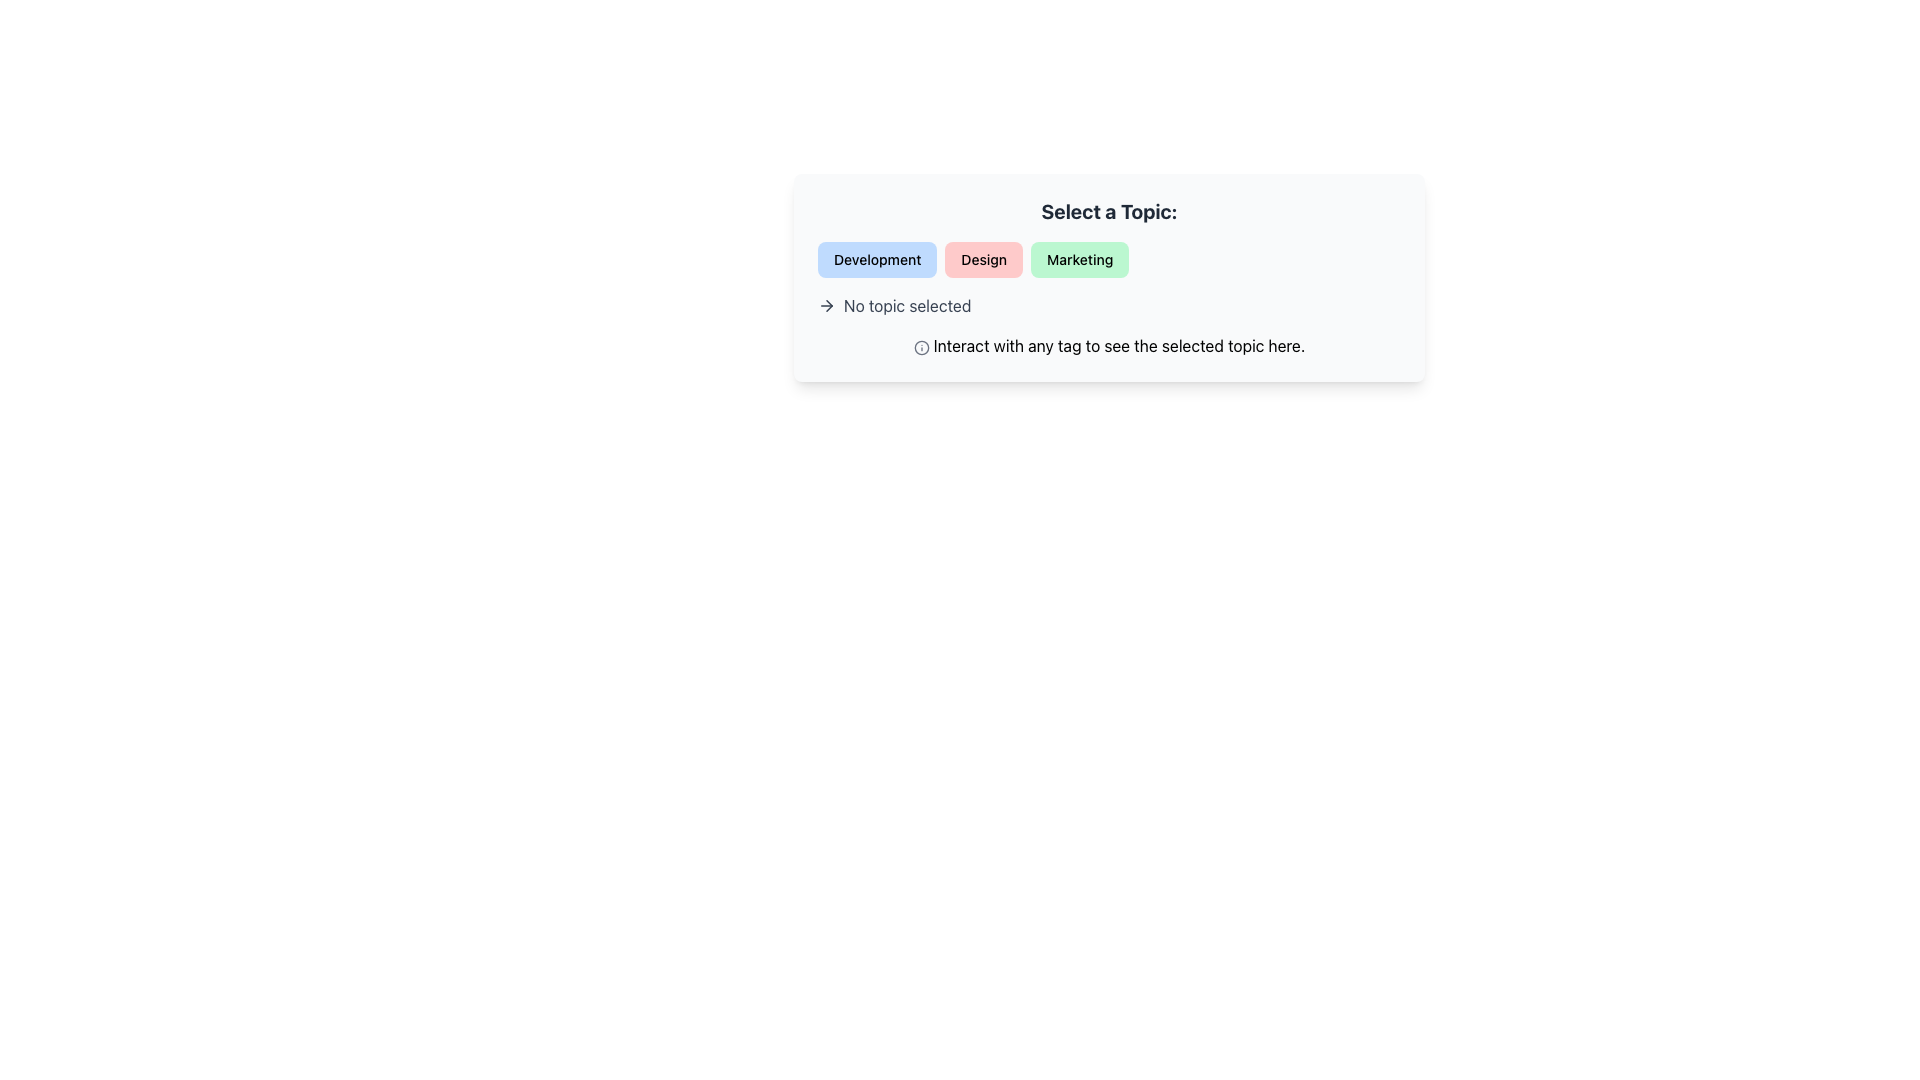  What do you see at coordinates (1108, 258) in the screenshot?
I see `the 'Marketing' tag in the group of interactive tags or buttons located below the heading 'Select a Topic:'` at bounding box center [1108, 258].